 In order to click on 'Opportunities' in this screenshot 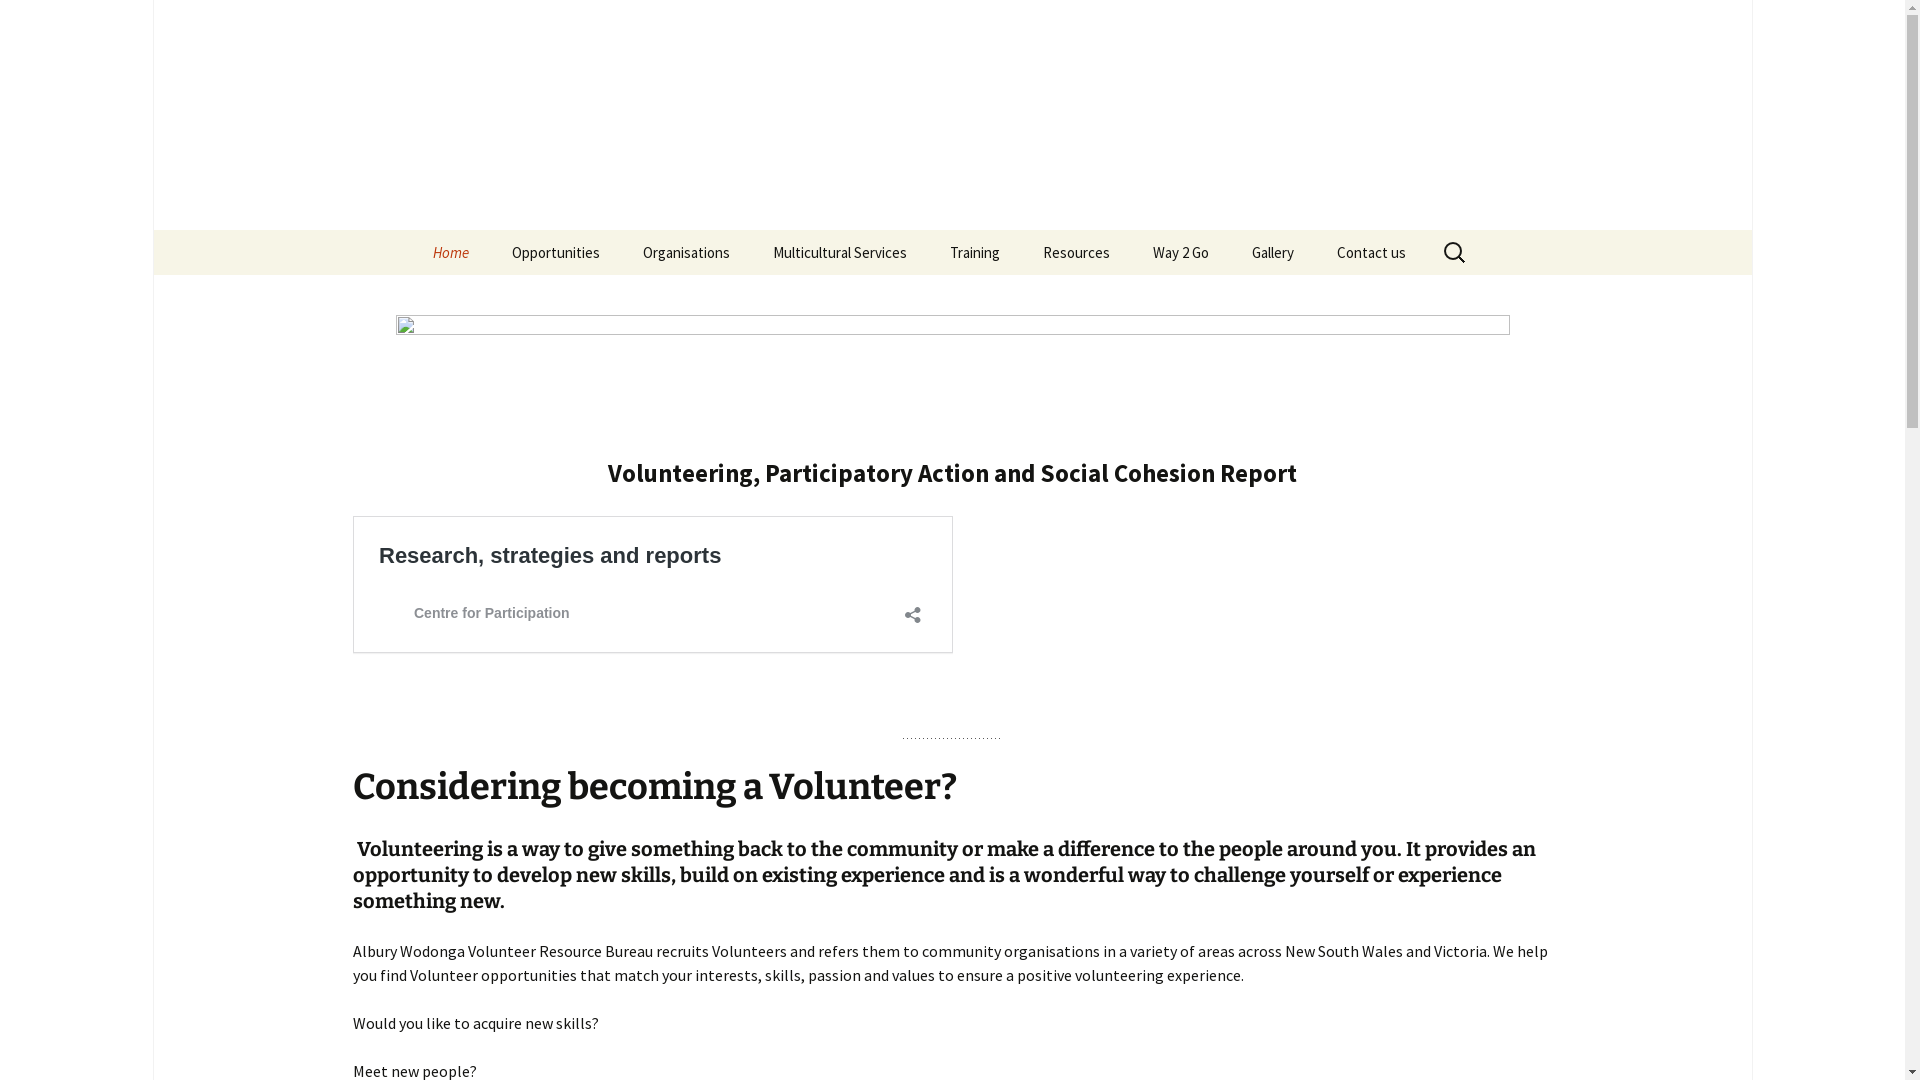, I will do `click(556, 251)`.